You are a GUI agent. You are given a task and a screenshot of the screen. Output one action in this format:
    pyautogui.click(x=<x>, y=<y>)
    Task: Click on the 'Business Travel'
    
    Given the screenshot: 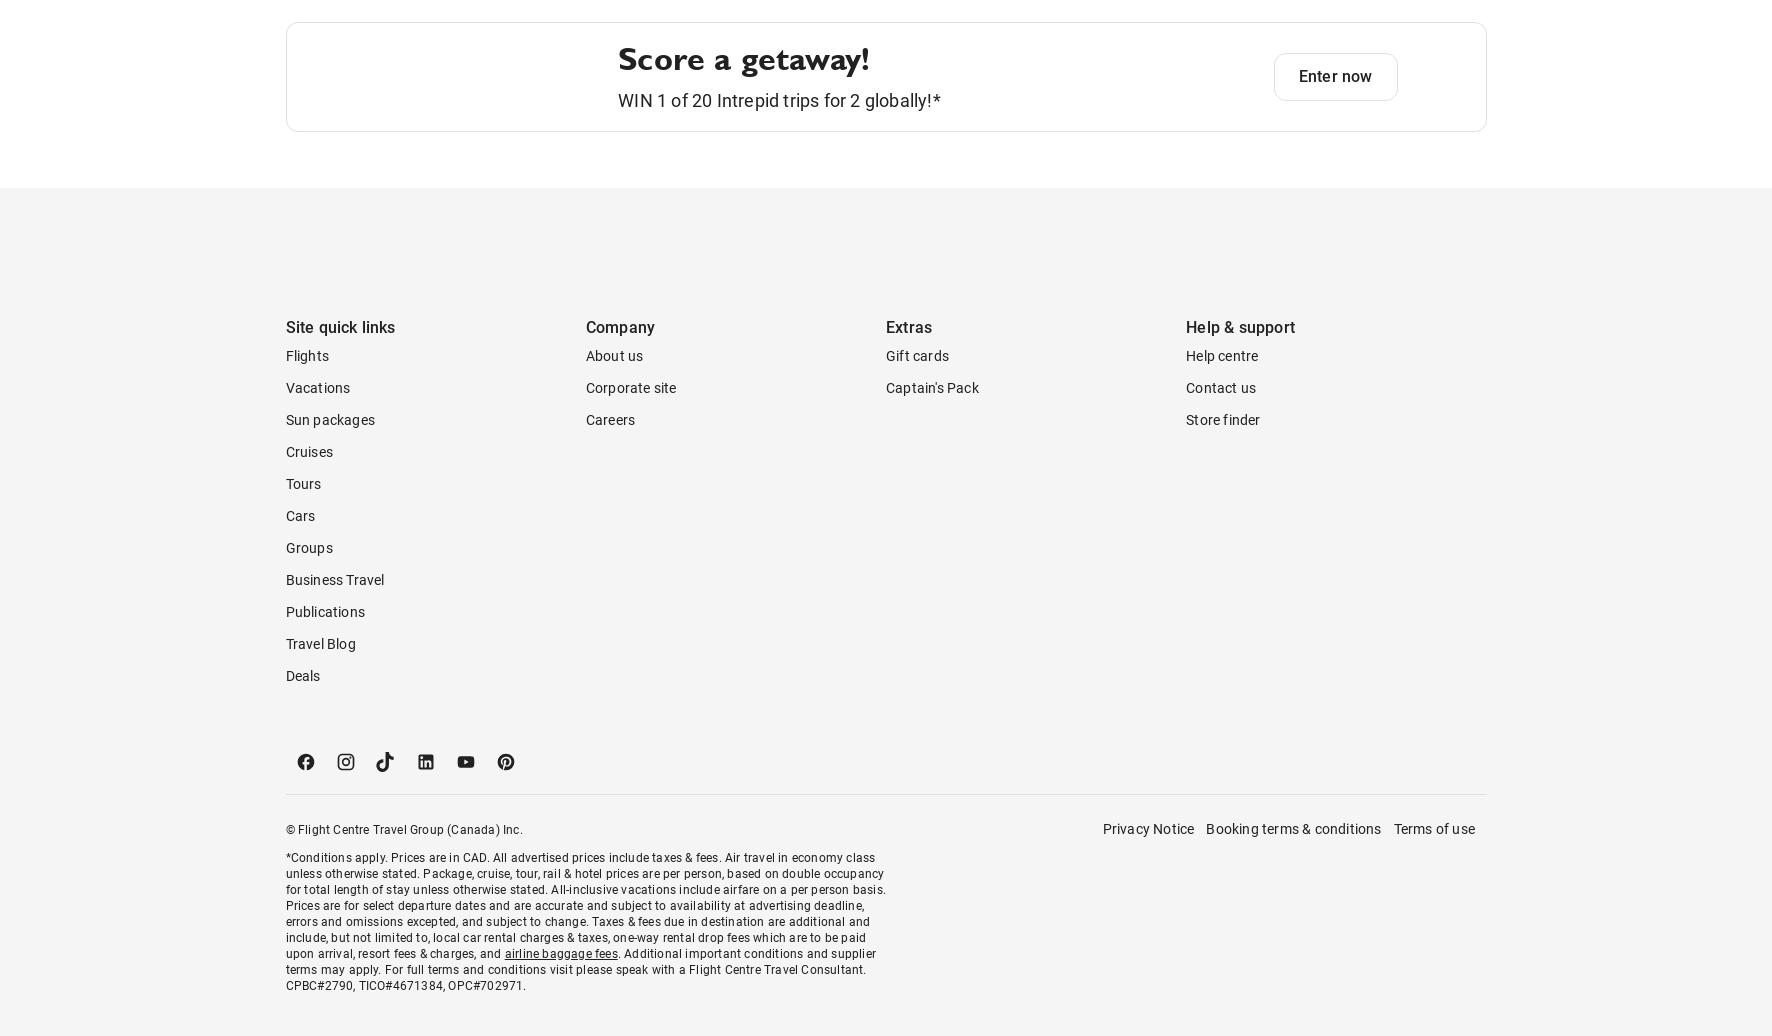 What is the action you would take?
    pyautogui.click(x=334, y=660)
    